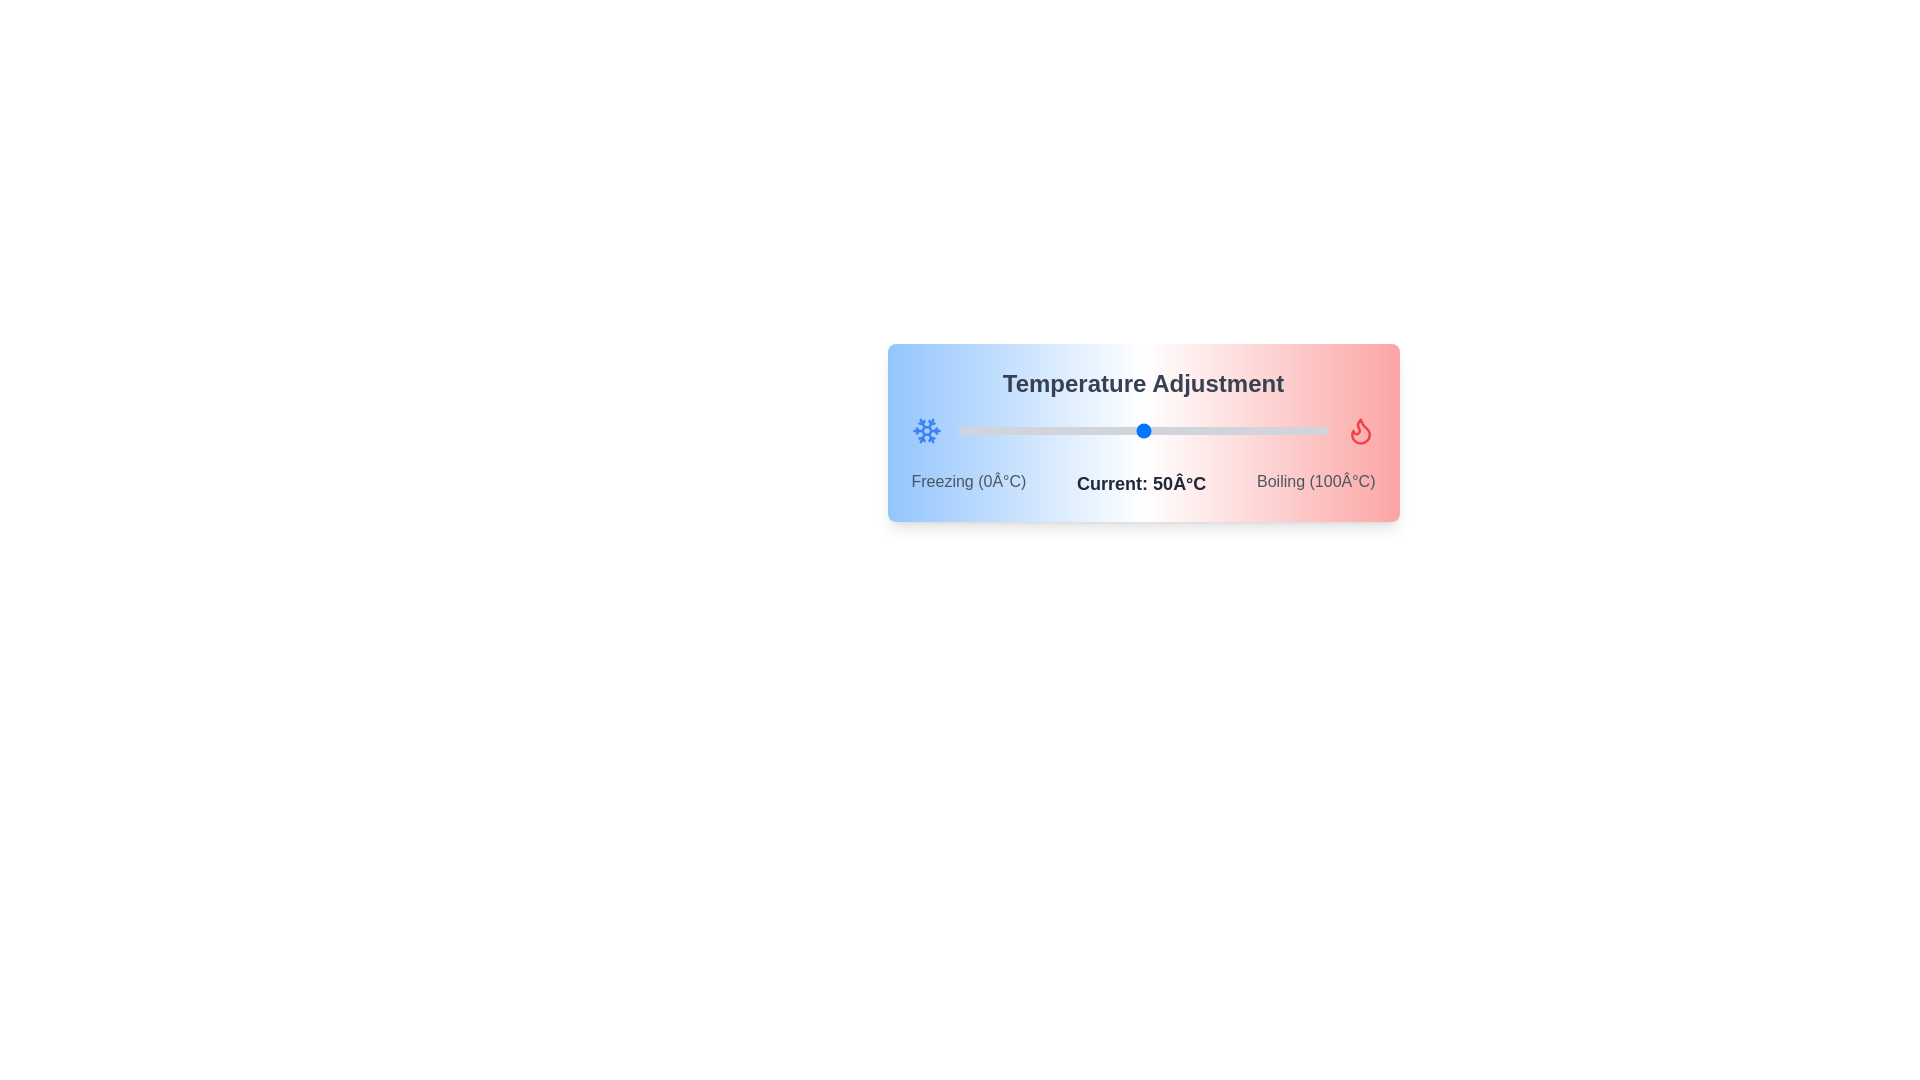  What do you see at coordinates (925, 430) in the screenshot?
I see `the snowflake icon` at bounding box center [925, 430].